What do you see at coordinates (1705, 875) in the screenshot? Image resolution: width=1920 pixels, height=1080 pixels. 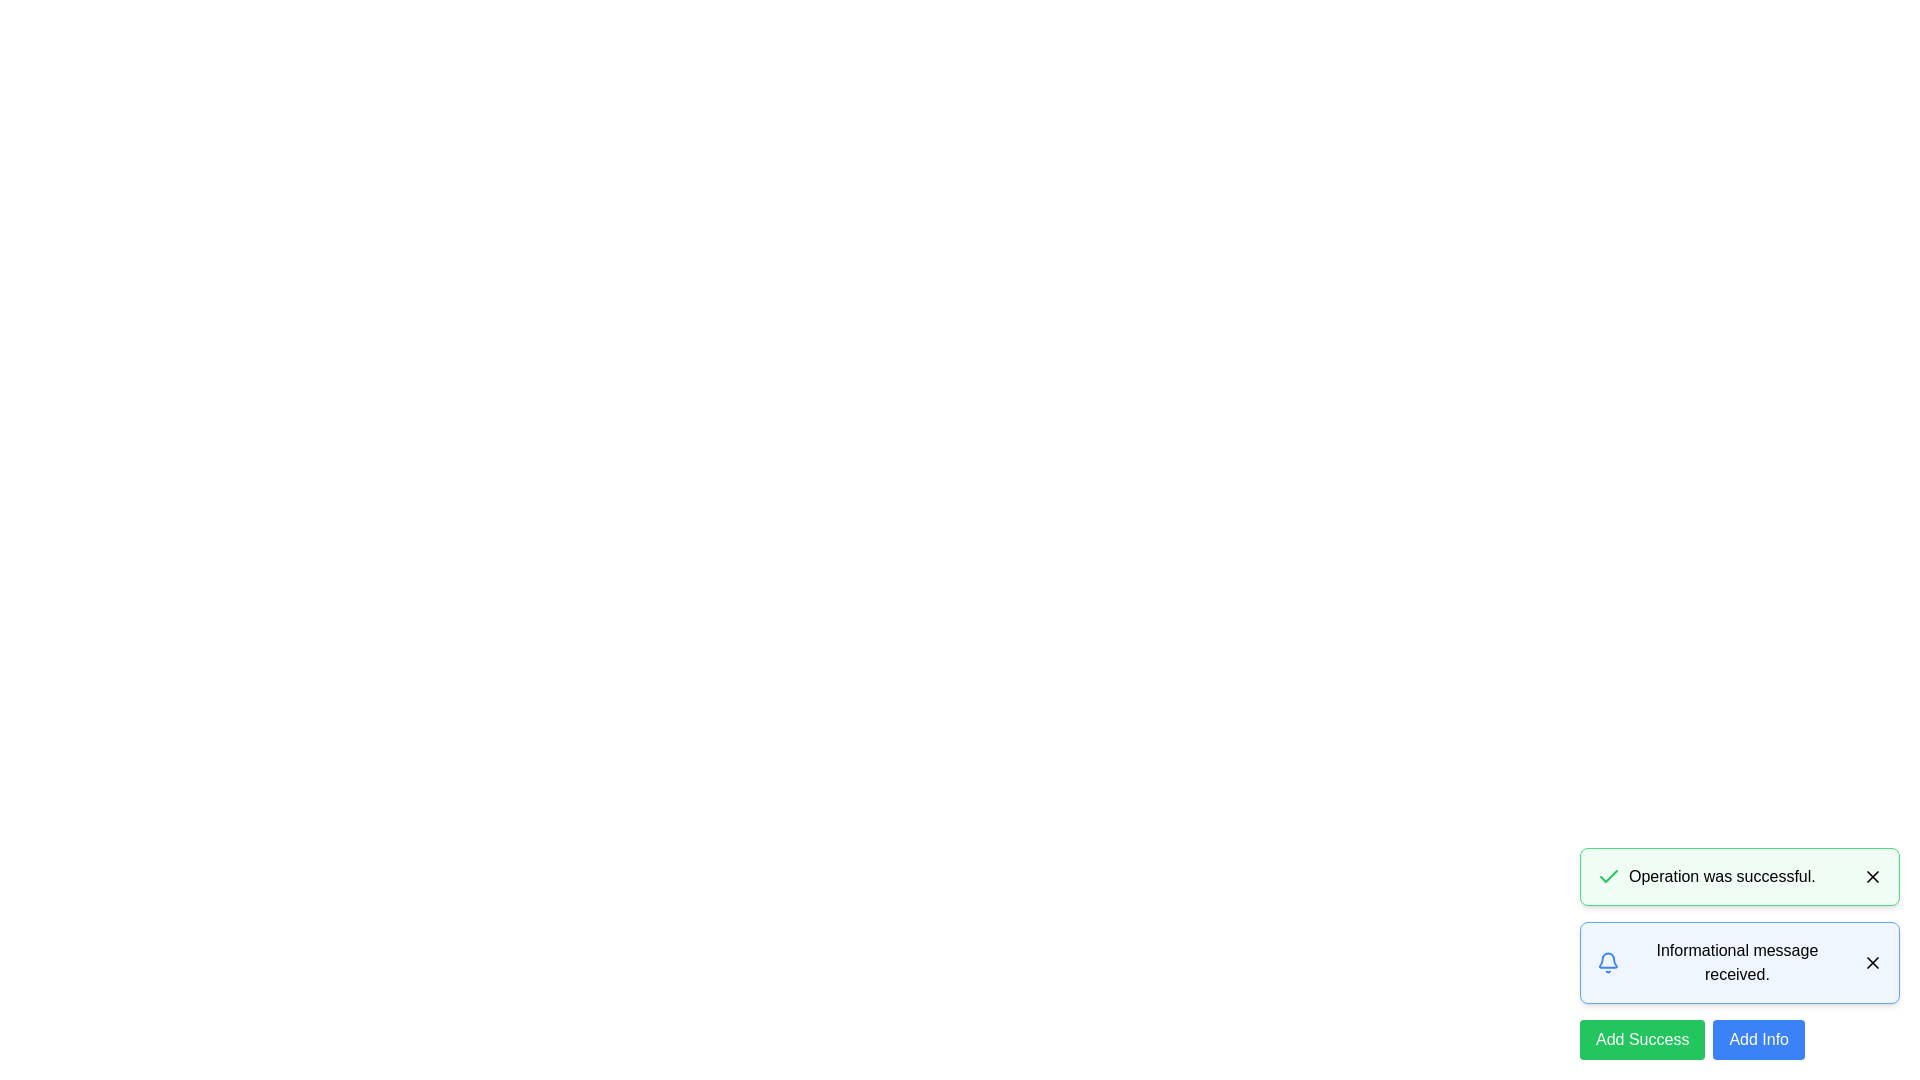 I see `message from the Notification label indicating success, which displays a checkmark icon followed by the text 'Operation was successful.'` at bounding box center [1705, 875].